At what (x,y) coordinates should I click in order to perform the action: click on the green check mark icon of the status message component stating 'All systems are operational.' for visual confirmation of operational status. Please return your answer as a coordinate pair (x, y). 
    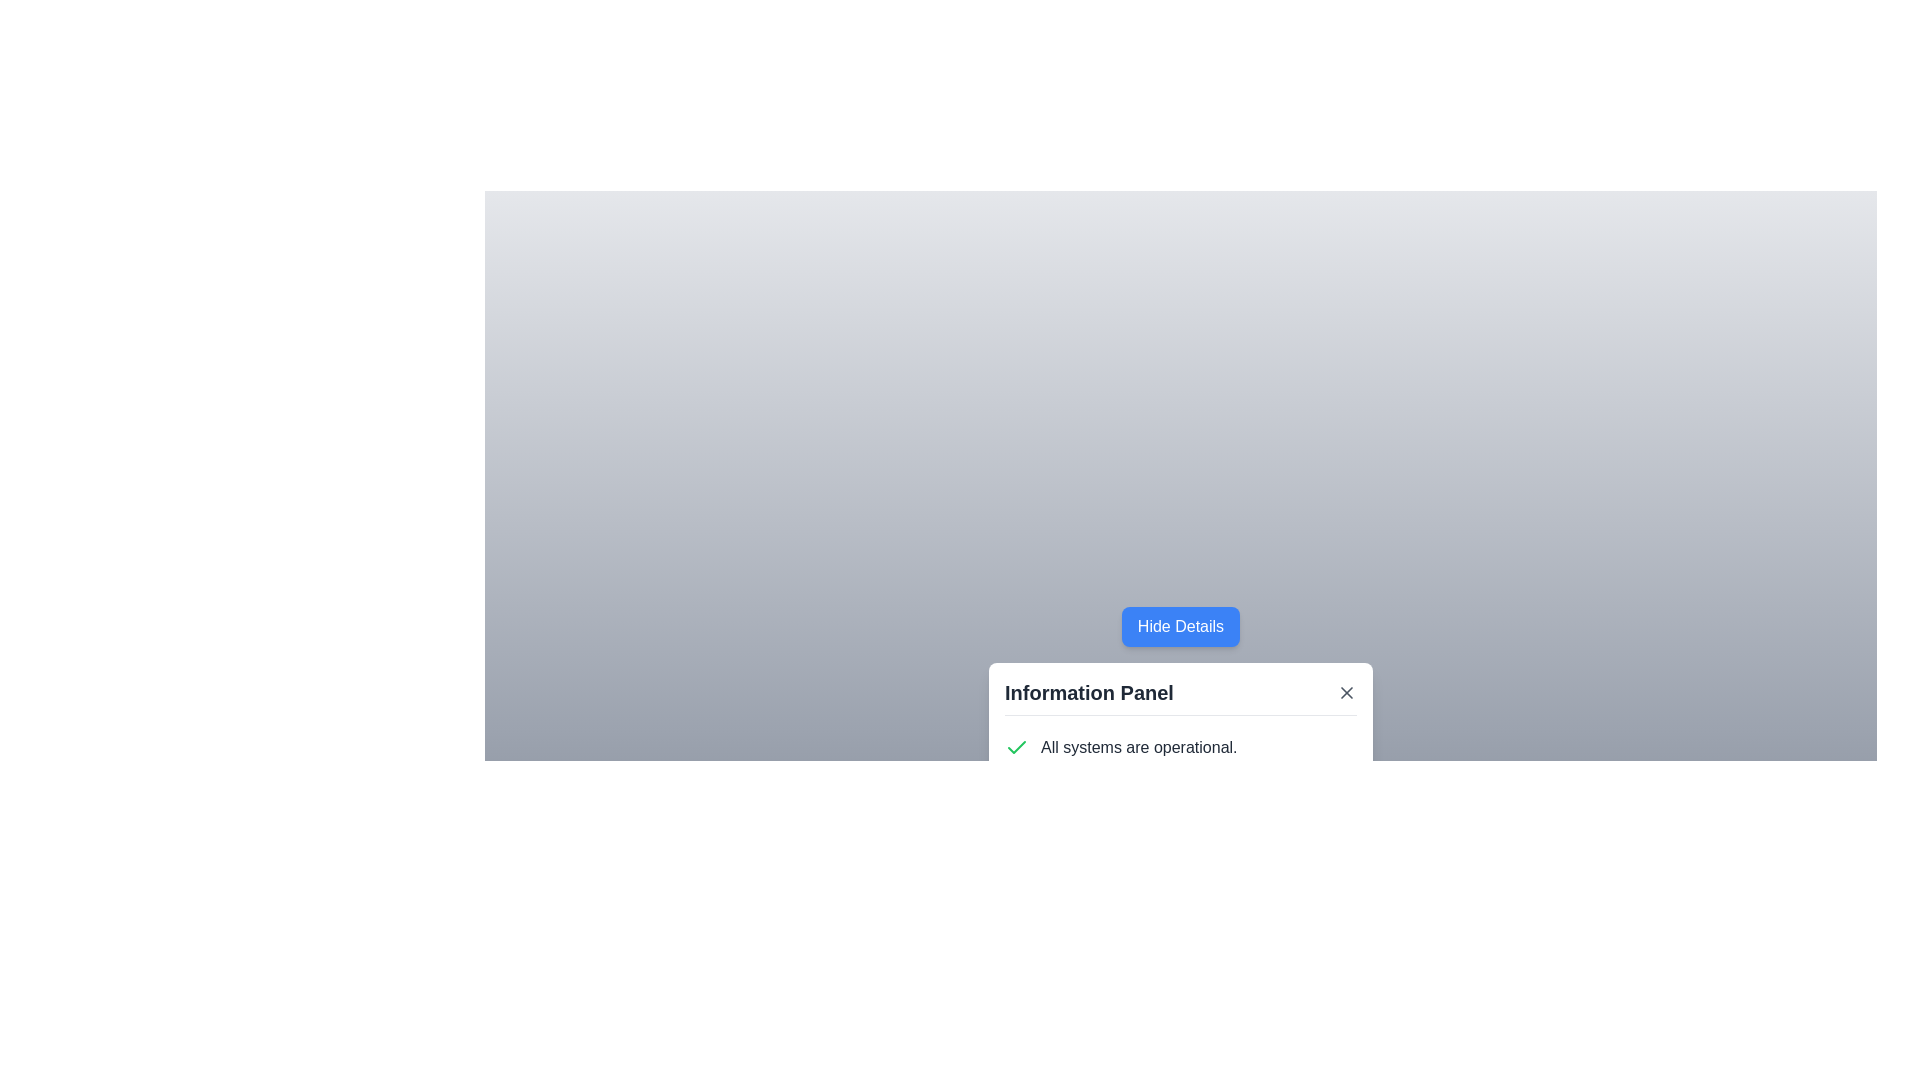
    Looking at the image, I should click on (1180, 782).